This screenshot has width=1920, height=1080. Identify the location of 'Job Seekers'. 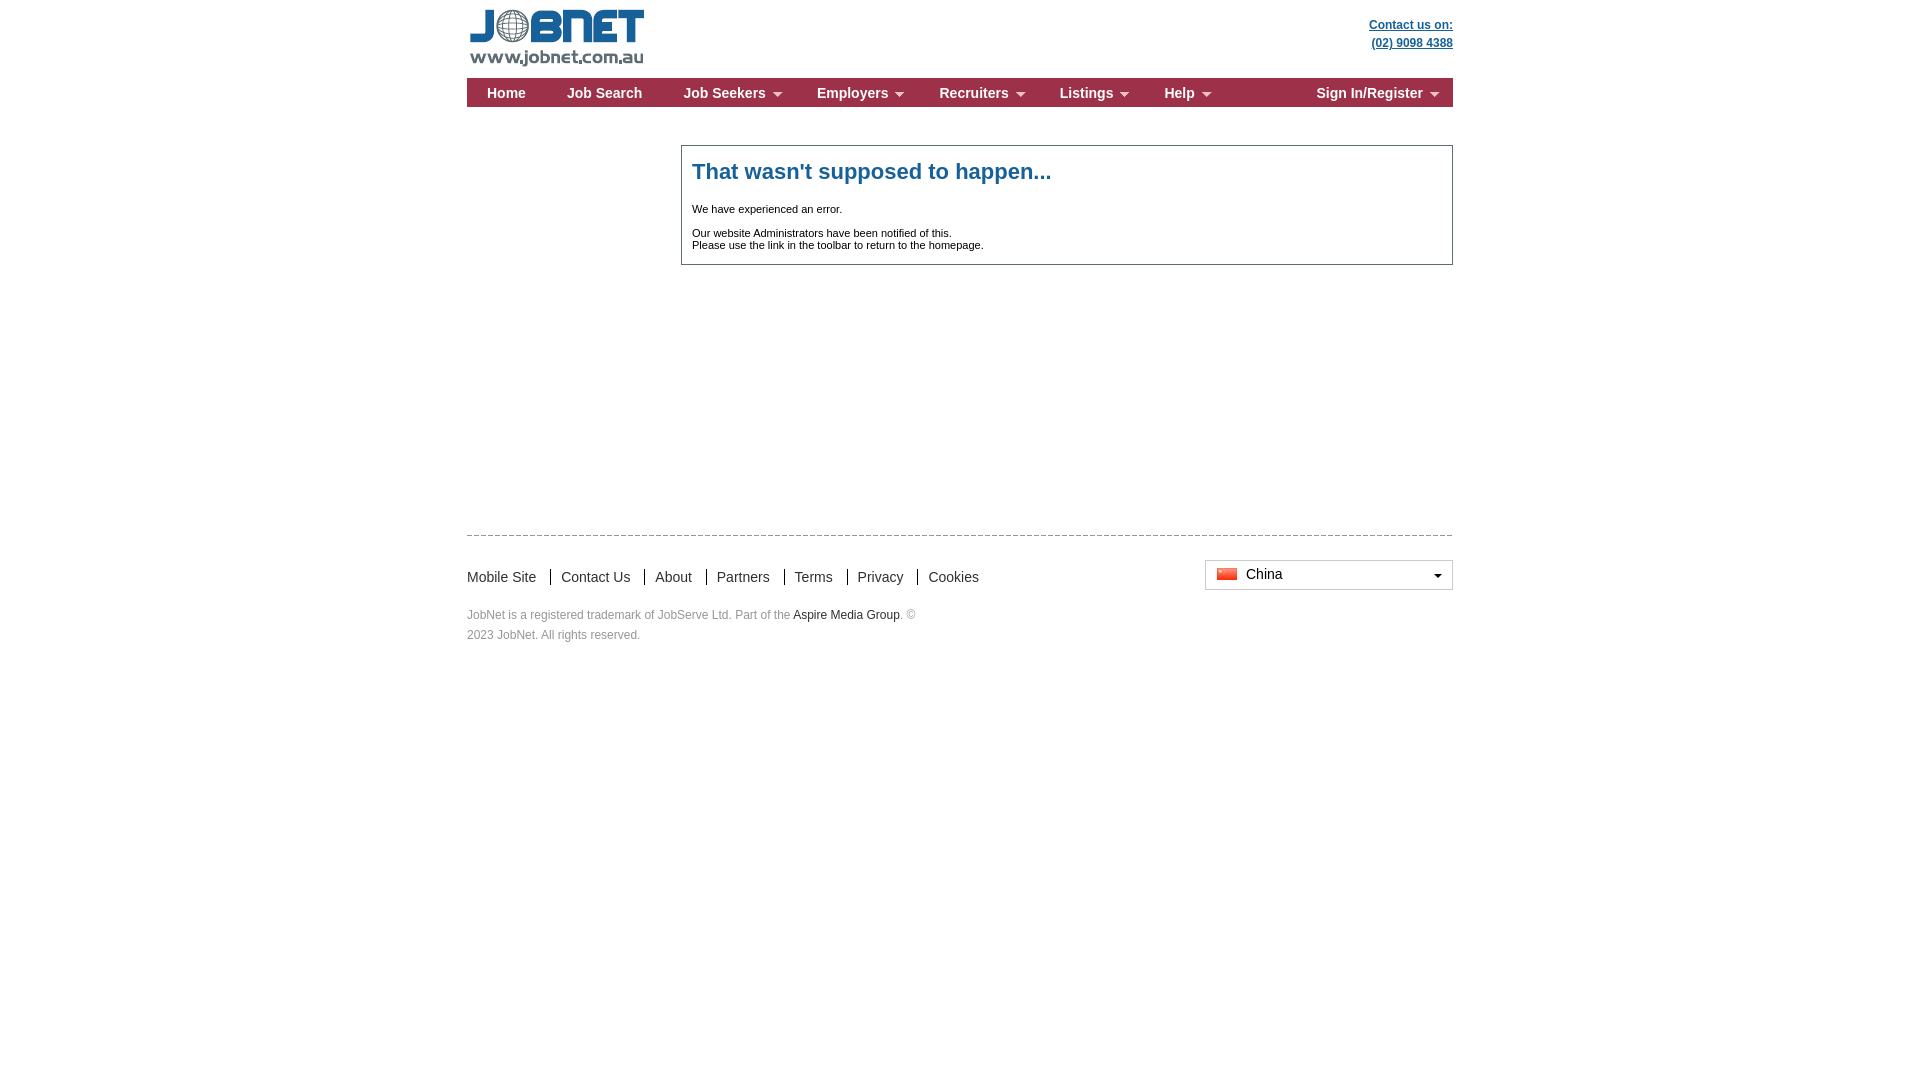
(728, 92).